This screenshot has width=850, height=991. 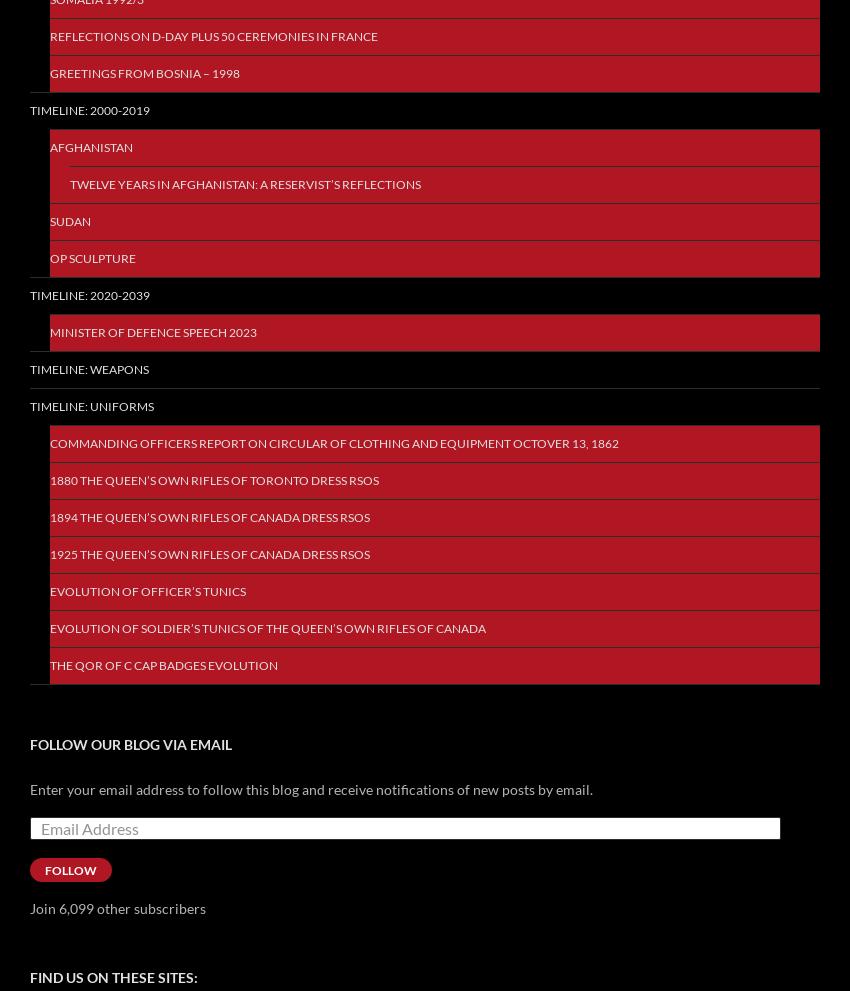 I want to click on 'Minister of Defence Speech 2023', so click(x=153, y=332).